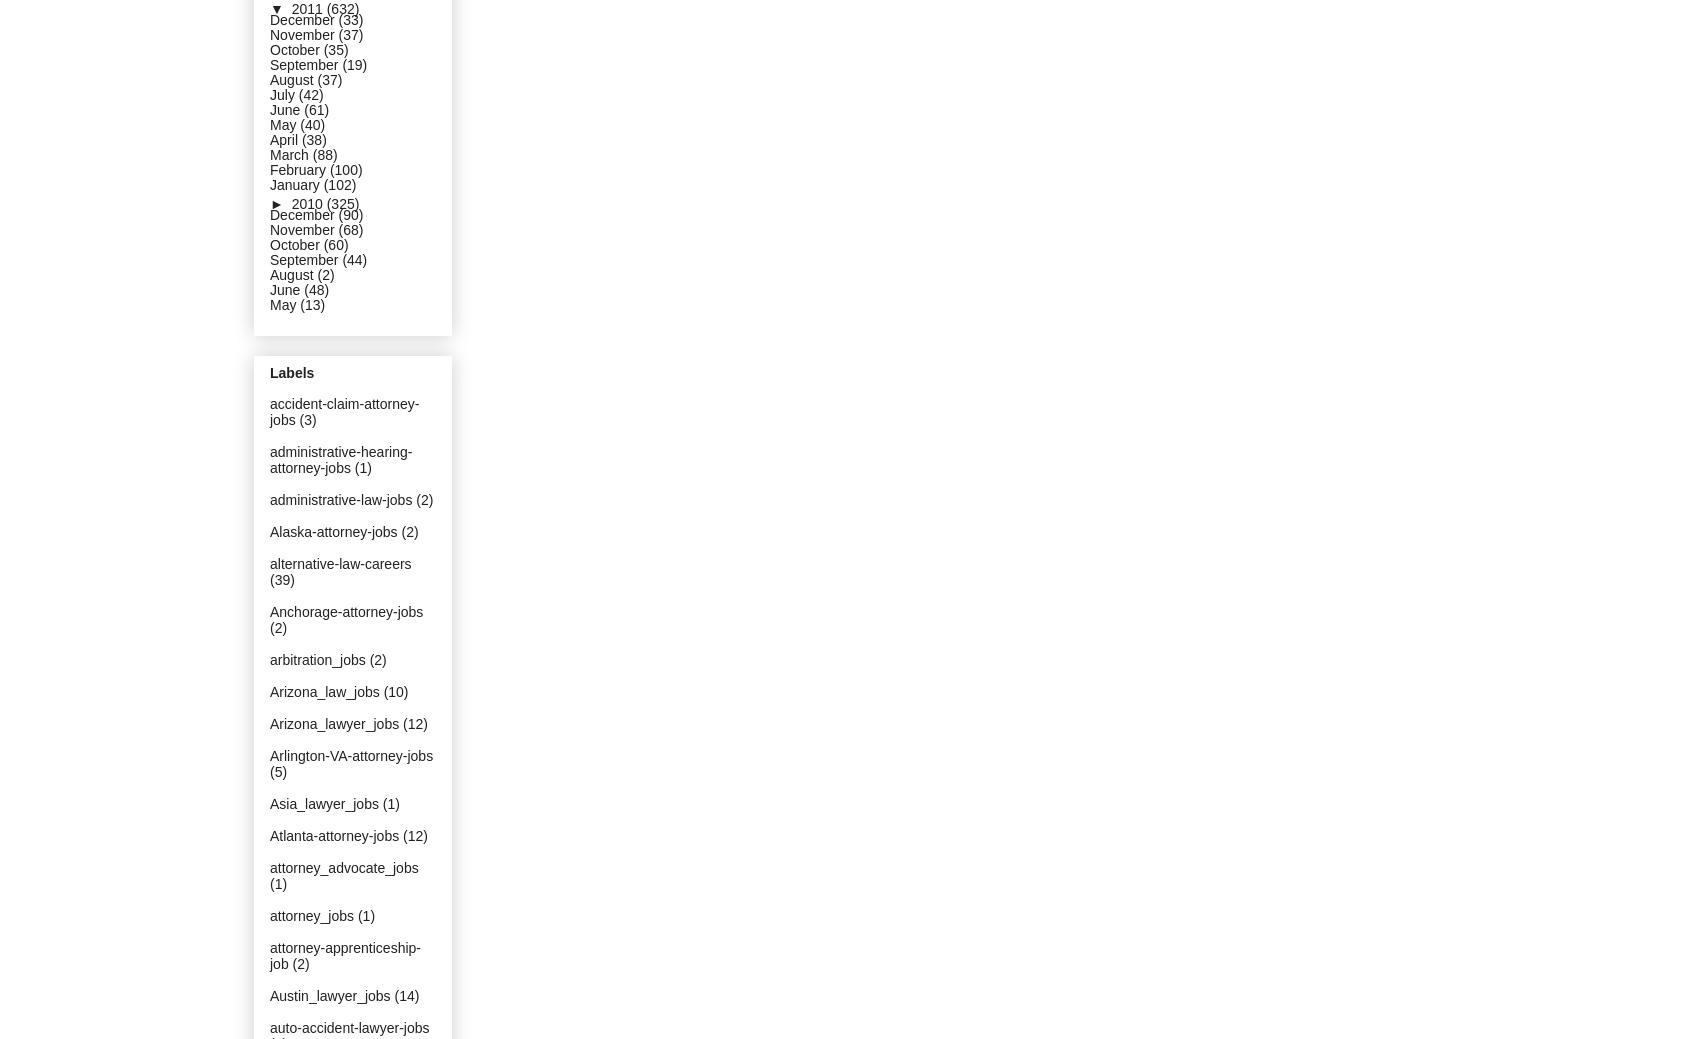 This screenshot has width=1700, height=1039. I want to click on '(40)', so click(300, 123).